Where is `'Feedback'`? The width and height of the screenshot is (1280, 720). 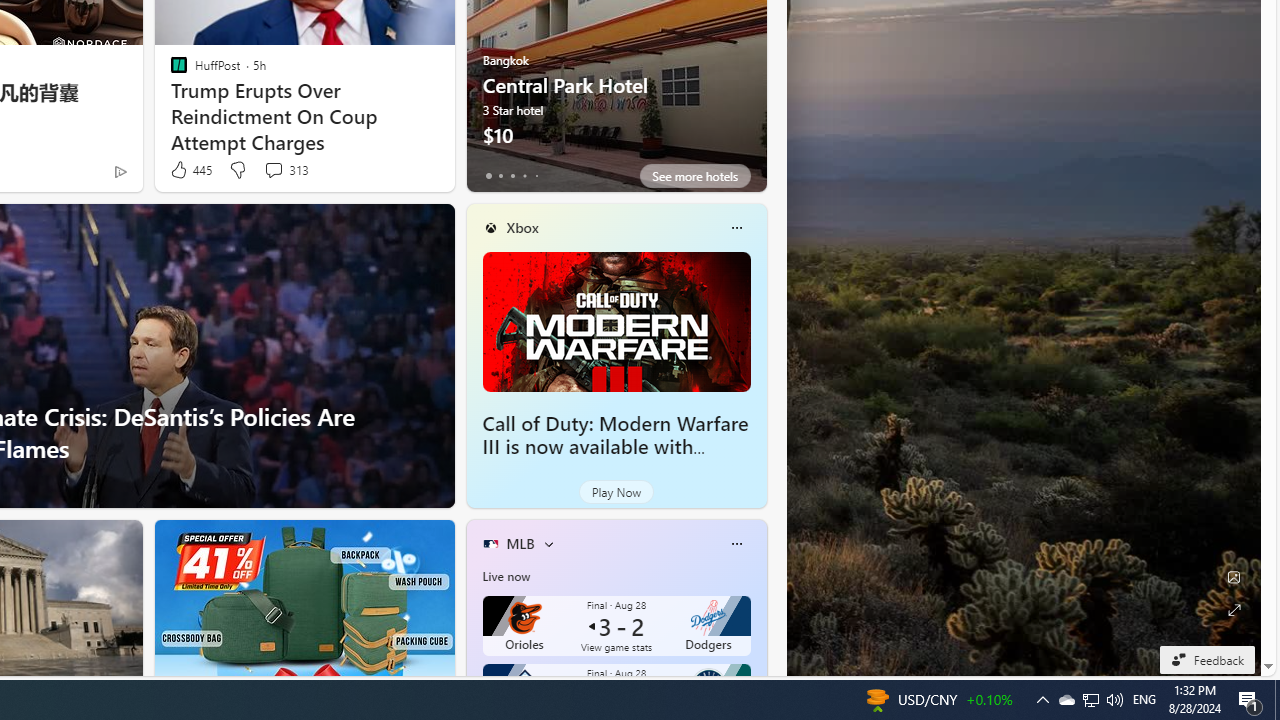 'Feedback' is located at coordinates (1205, 659).